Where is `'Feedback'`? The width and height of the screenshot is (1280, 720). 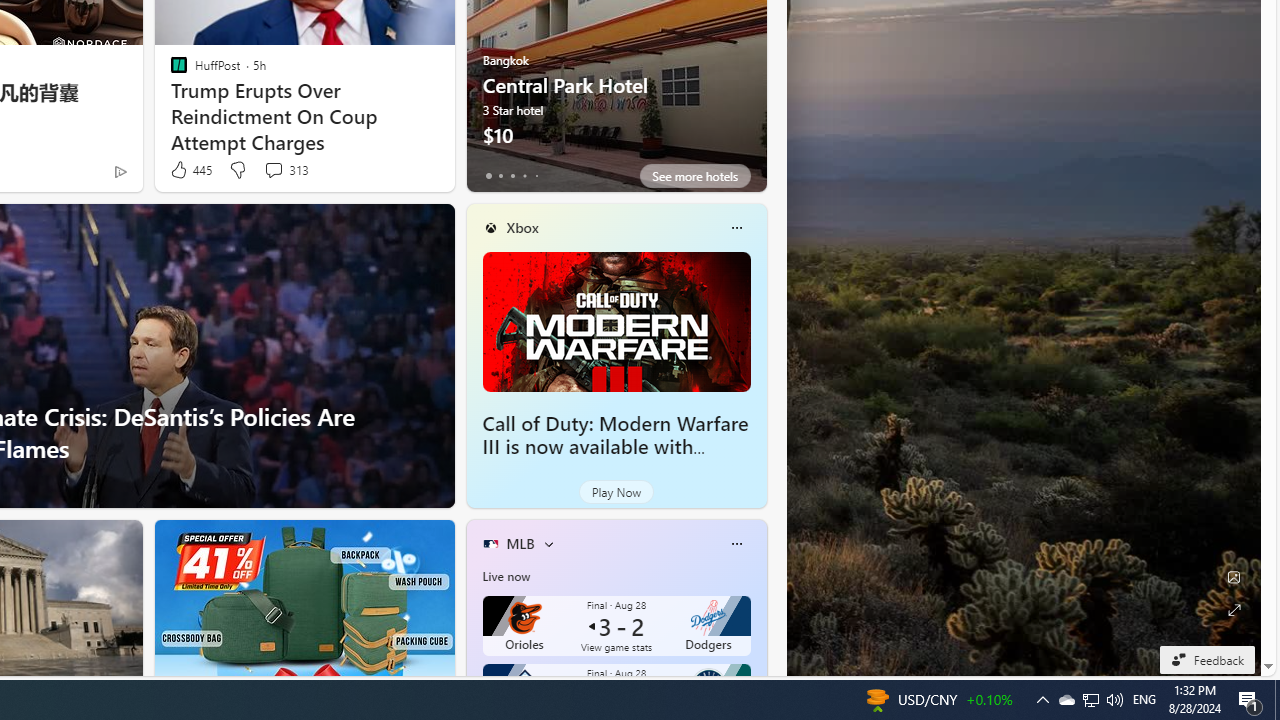 'Feedback' is located at coordinates (1205, 659).